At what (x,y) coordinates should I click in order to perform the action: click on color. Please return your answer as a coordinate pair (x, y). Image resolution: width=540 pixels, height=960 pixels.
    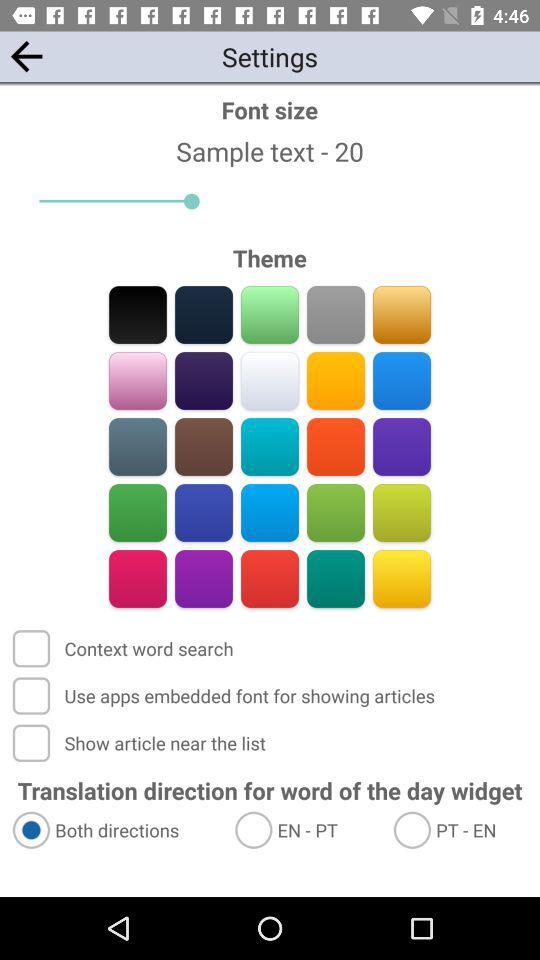
    Looking at the image, I should click on (401, 446).